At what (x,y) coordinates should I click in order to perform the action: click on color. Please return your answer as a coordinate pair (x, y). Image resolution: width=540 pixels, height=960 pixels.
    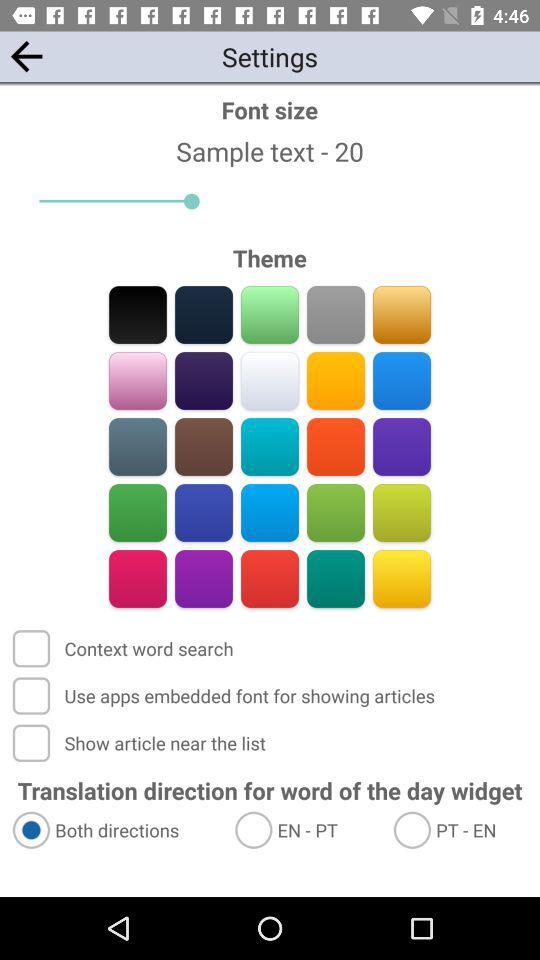
    Looking at the image, I should click on (401, 446).